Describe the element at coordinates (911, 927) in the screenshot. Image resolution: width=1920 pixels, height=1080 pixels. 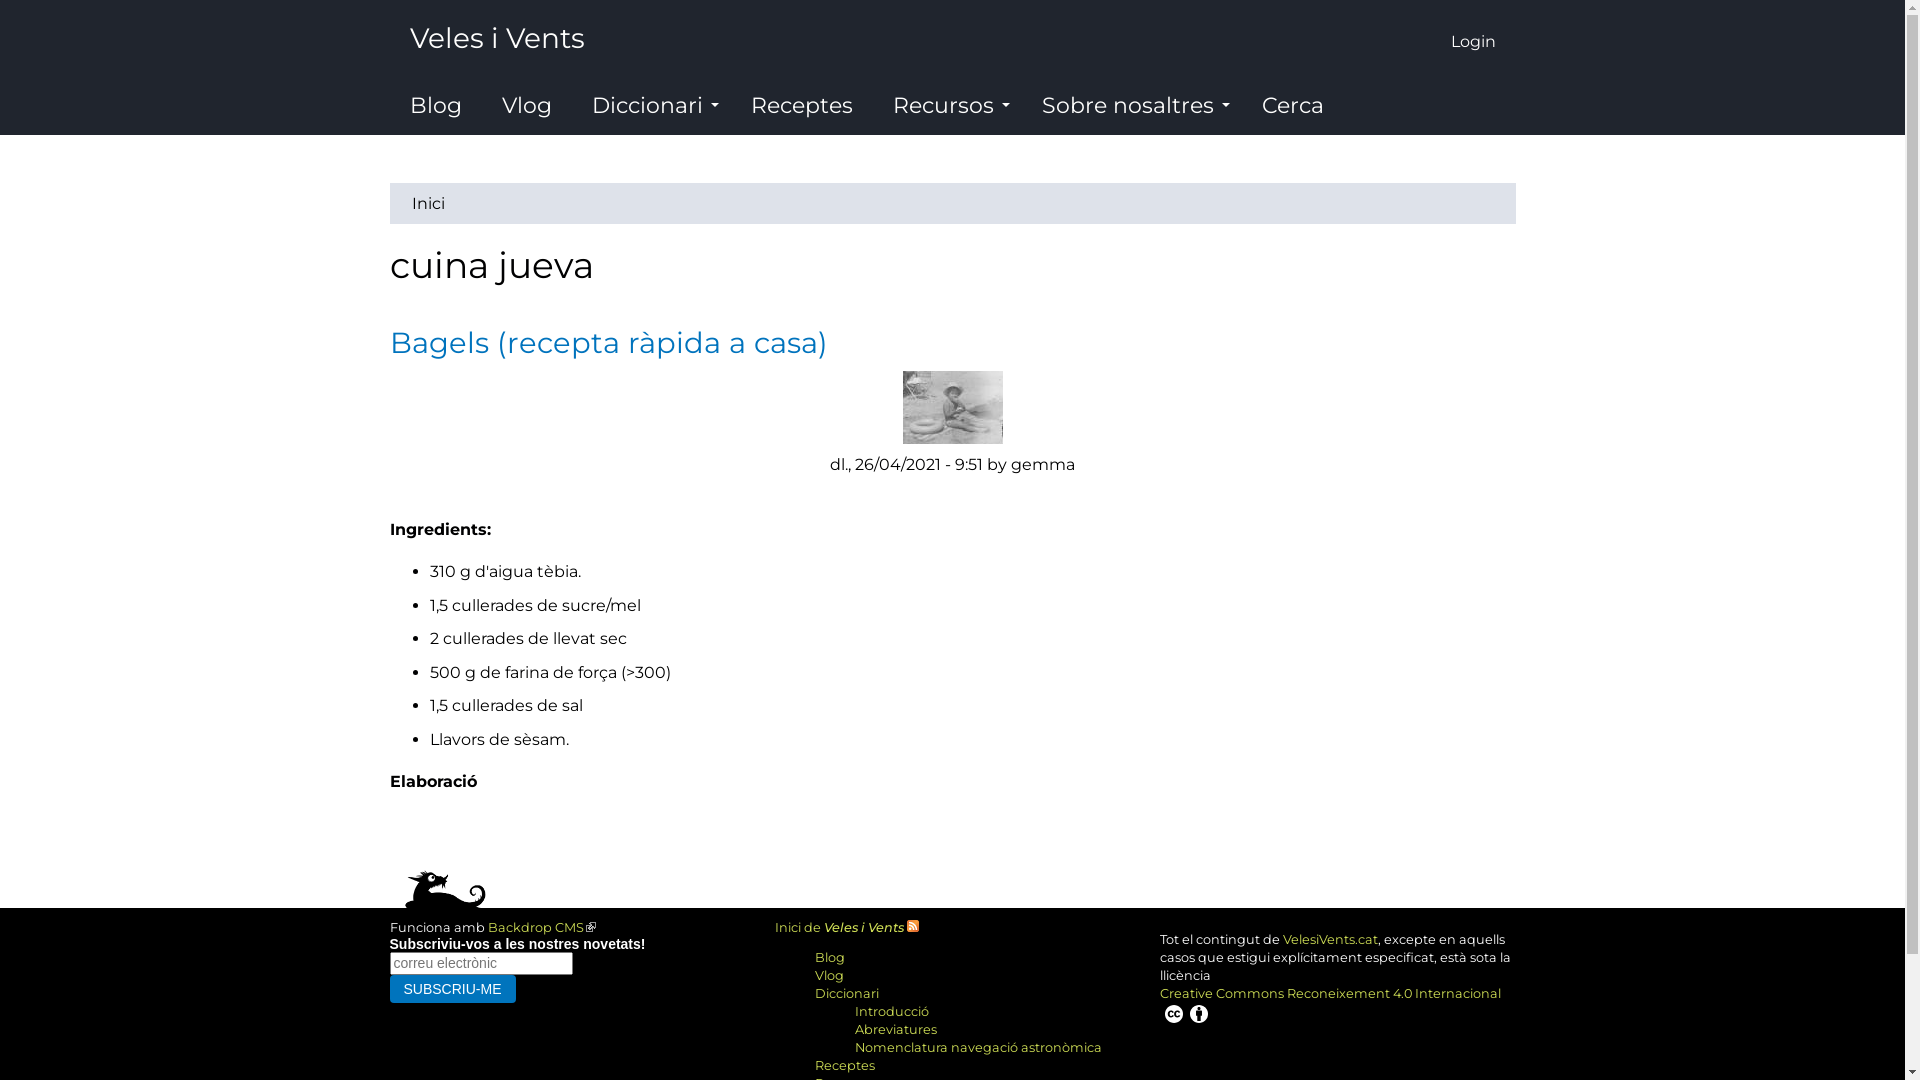
I see `'Syndicated feed for front page'` at that location.